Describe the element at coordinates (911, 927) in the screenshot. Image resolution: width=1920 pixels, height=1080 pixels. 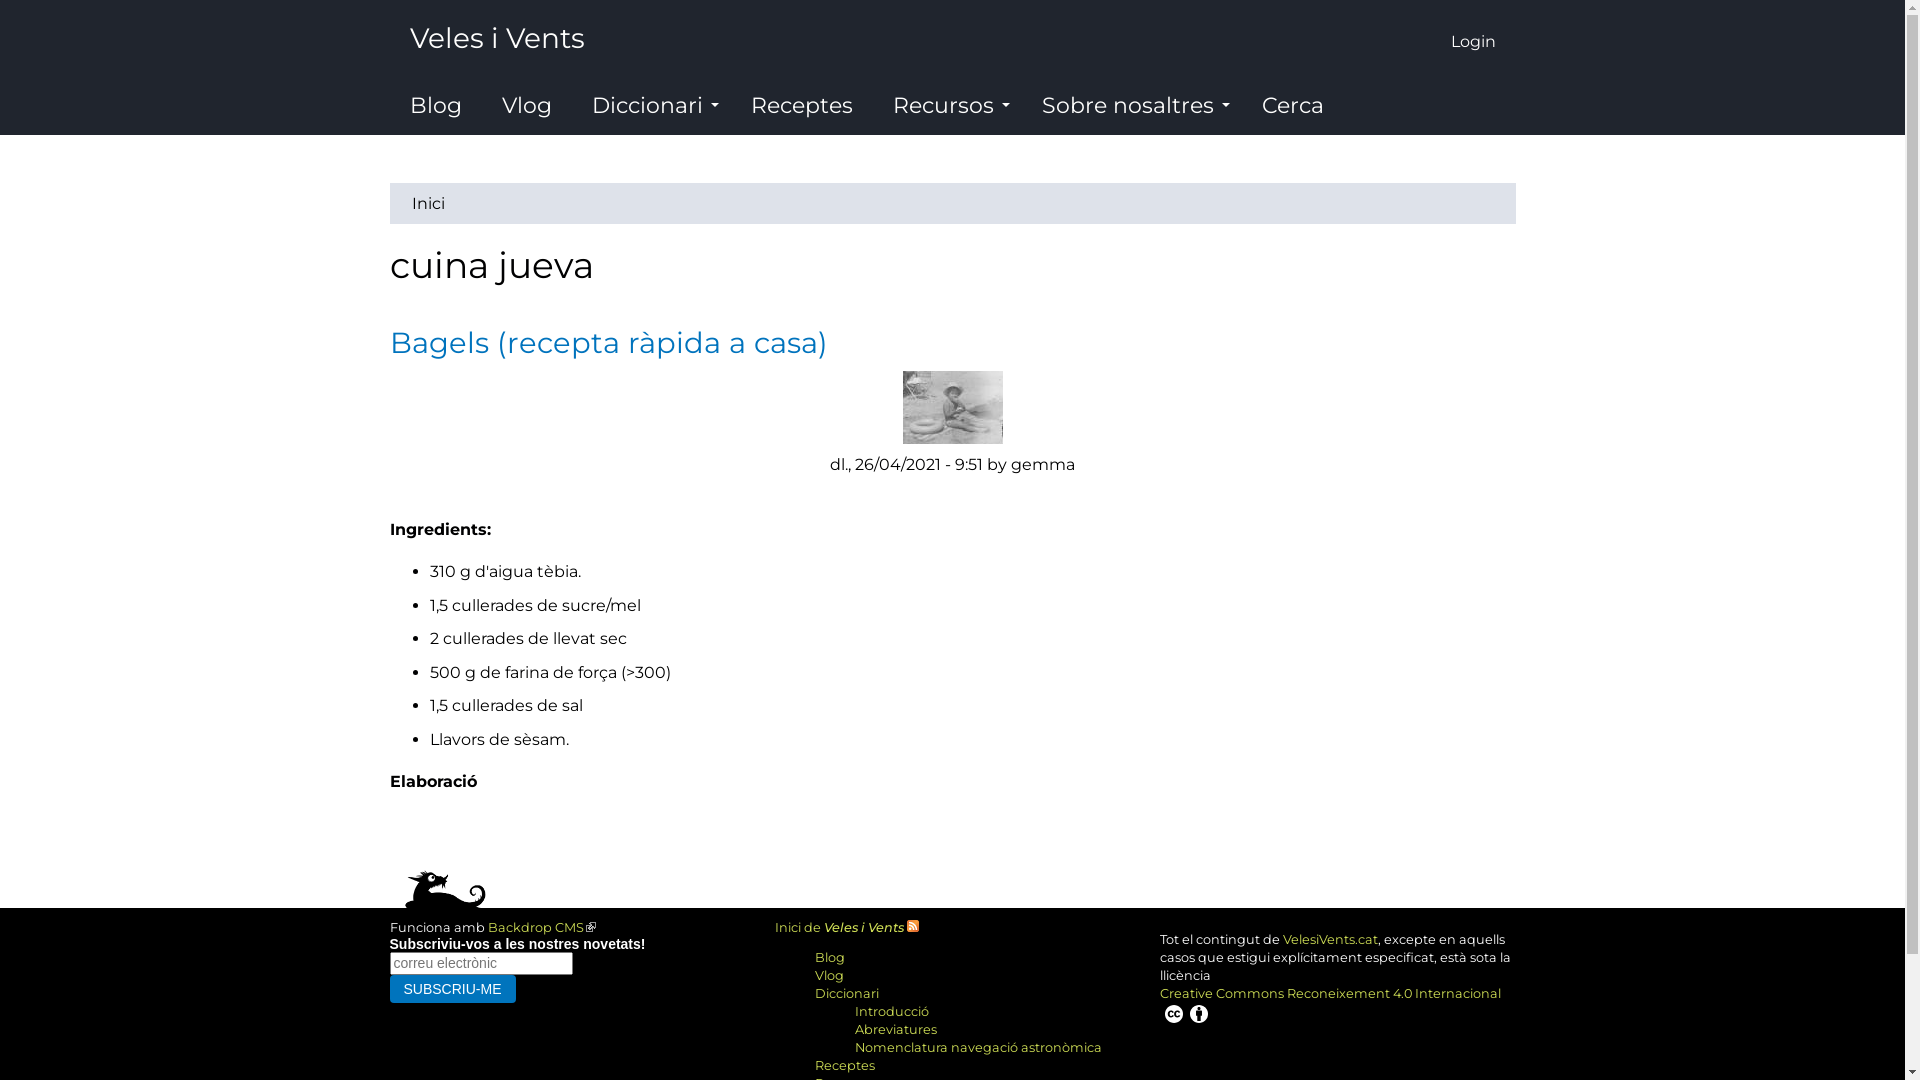
I see `'Syndicated feed for front page'` at that location.